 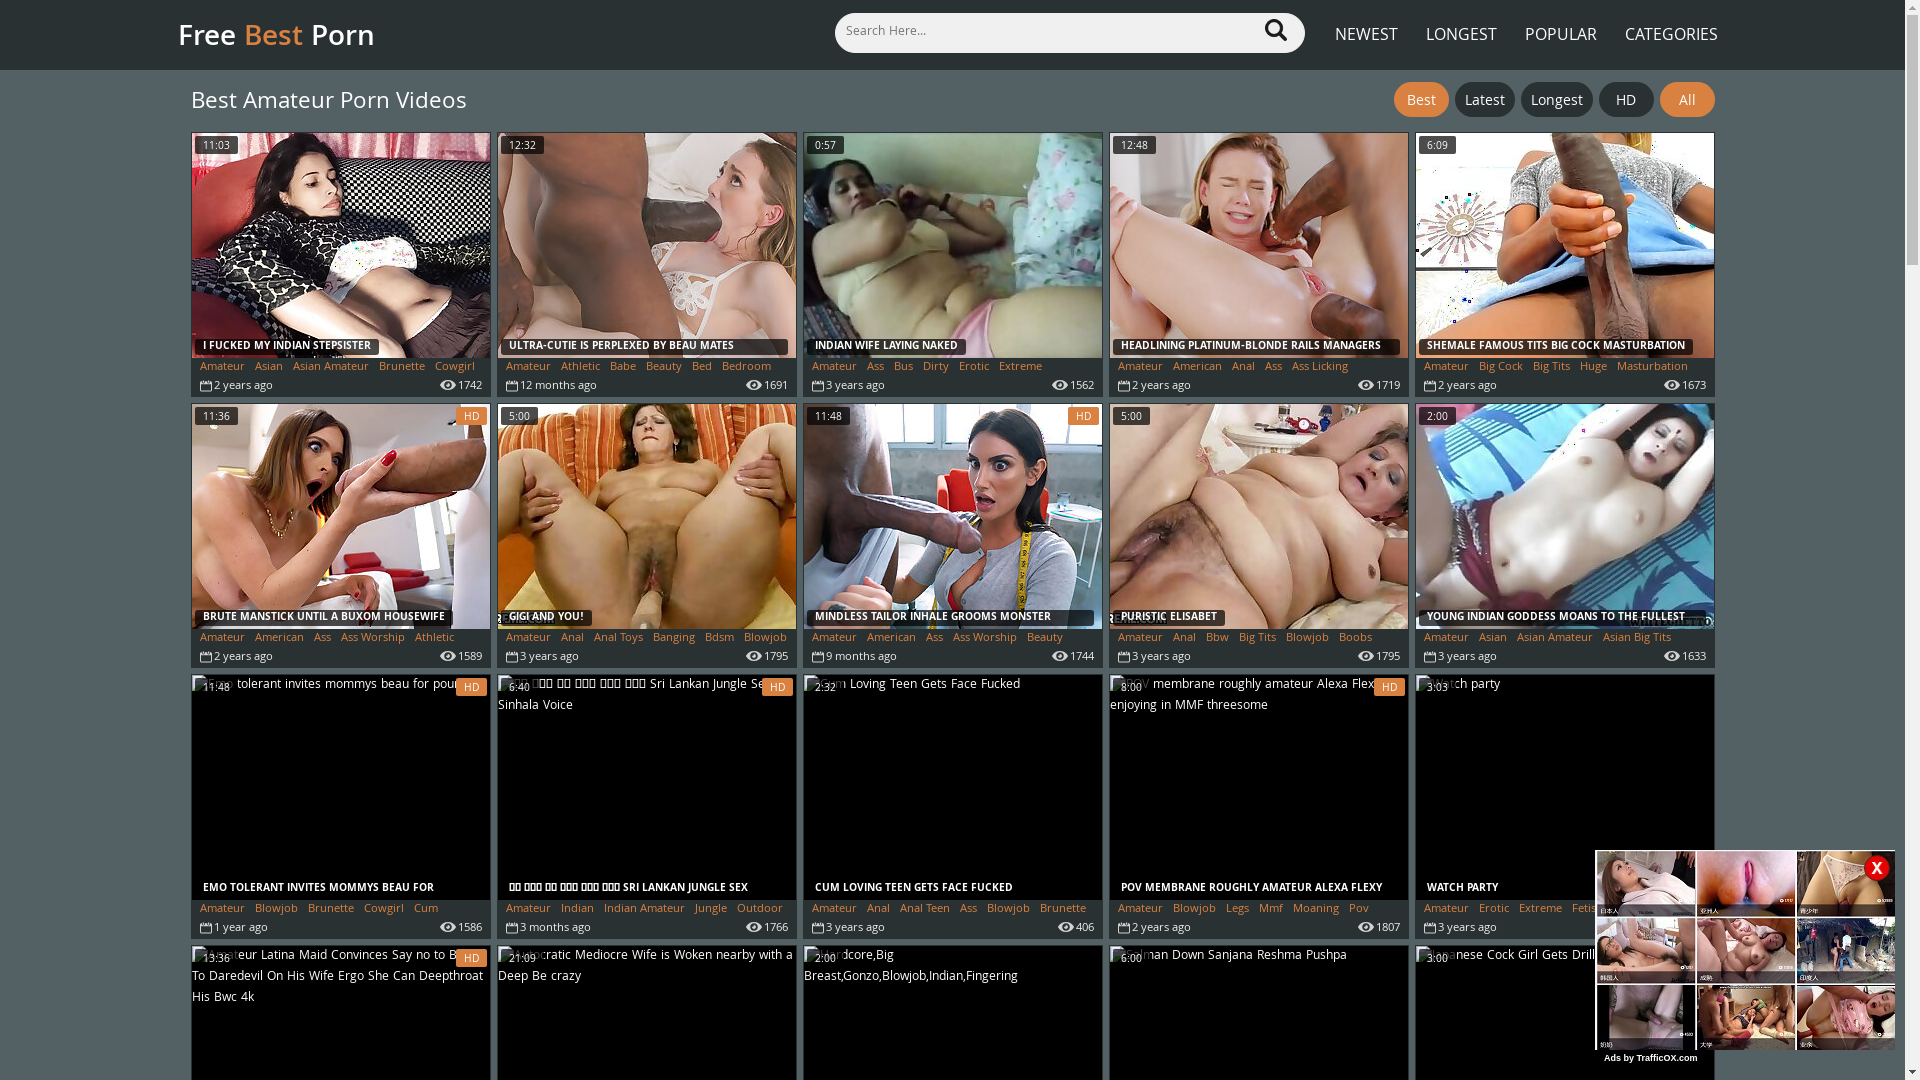 I want to click on 'Bedroom', so click(x=745, y=367).